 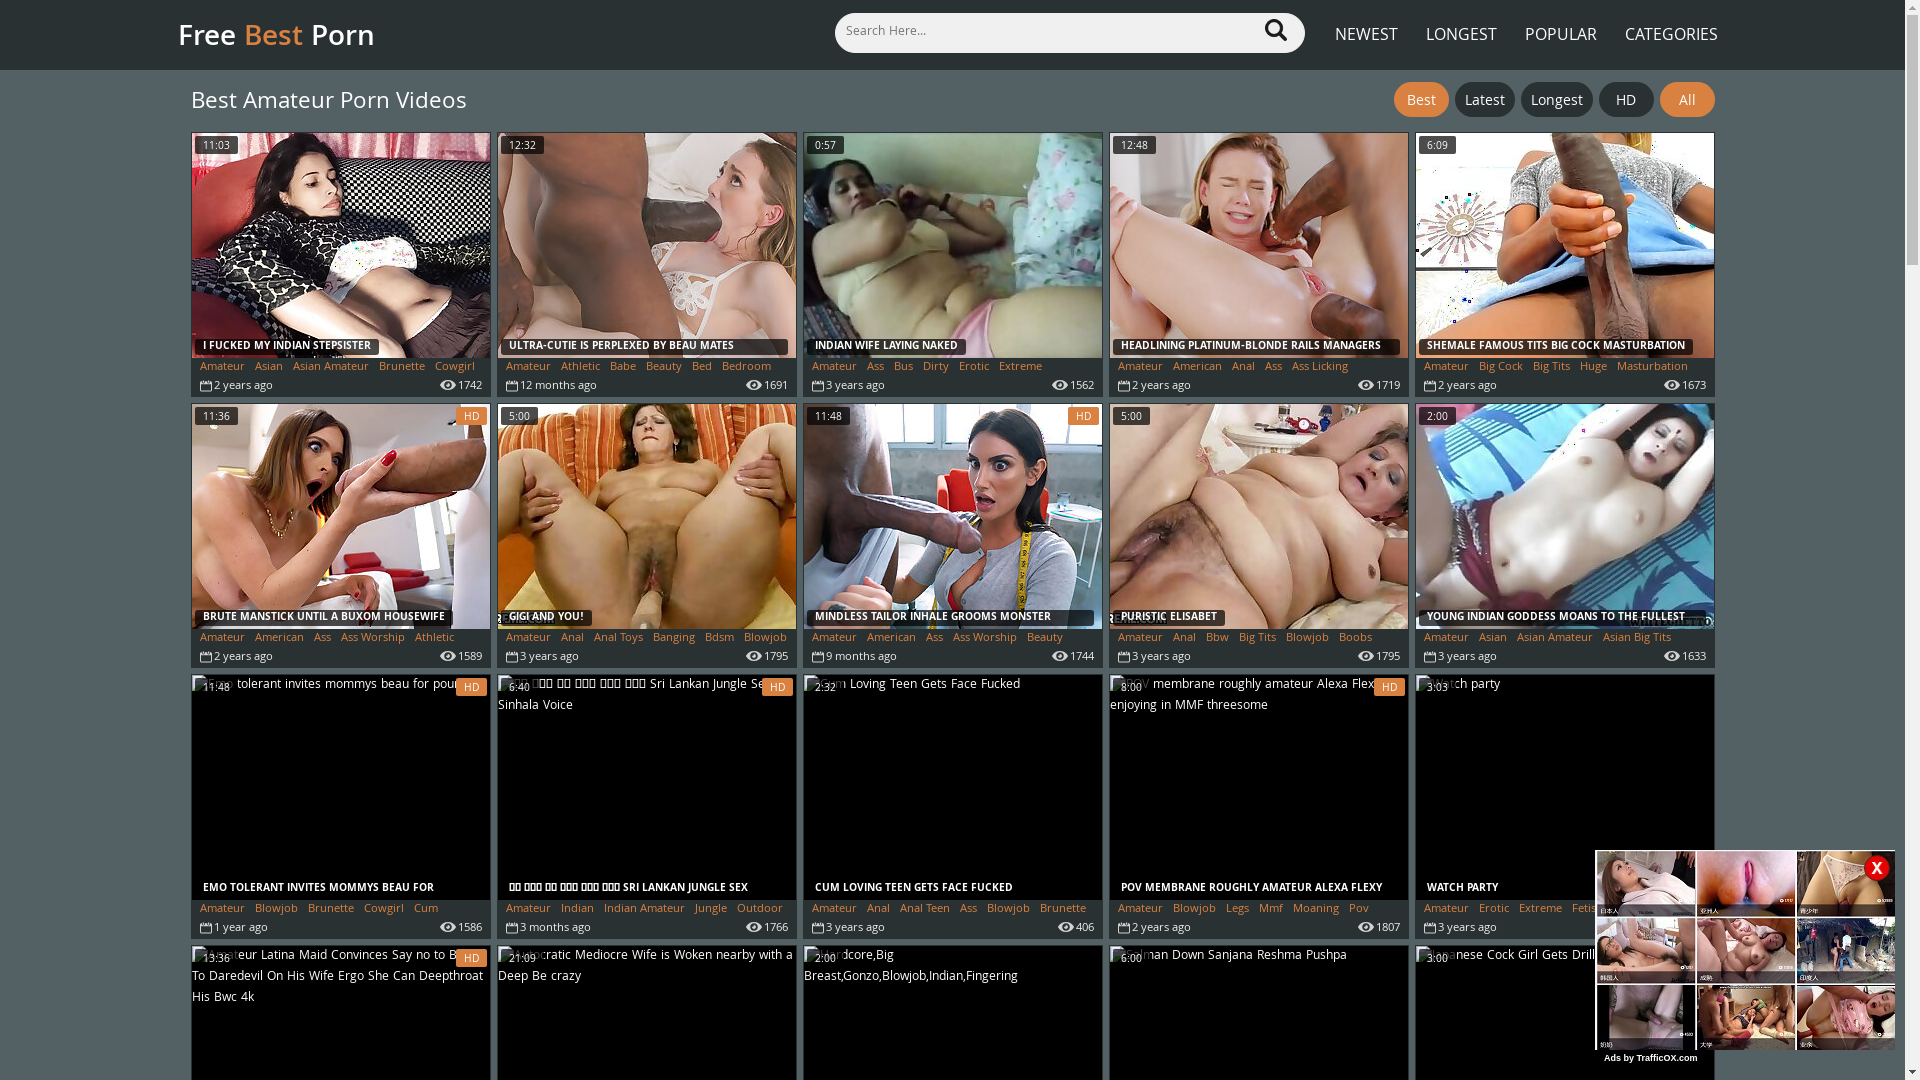 I want to click on 'Bedroom', so click(x=745, y=367).